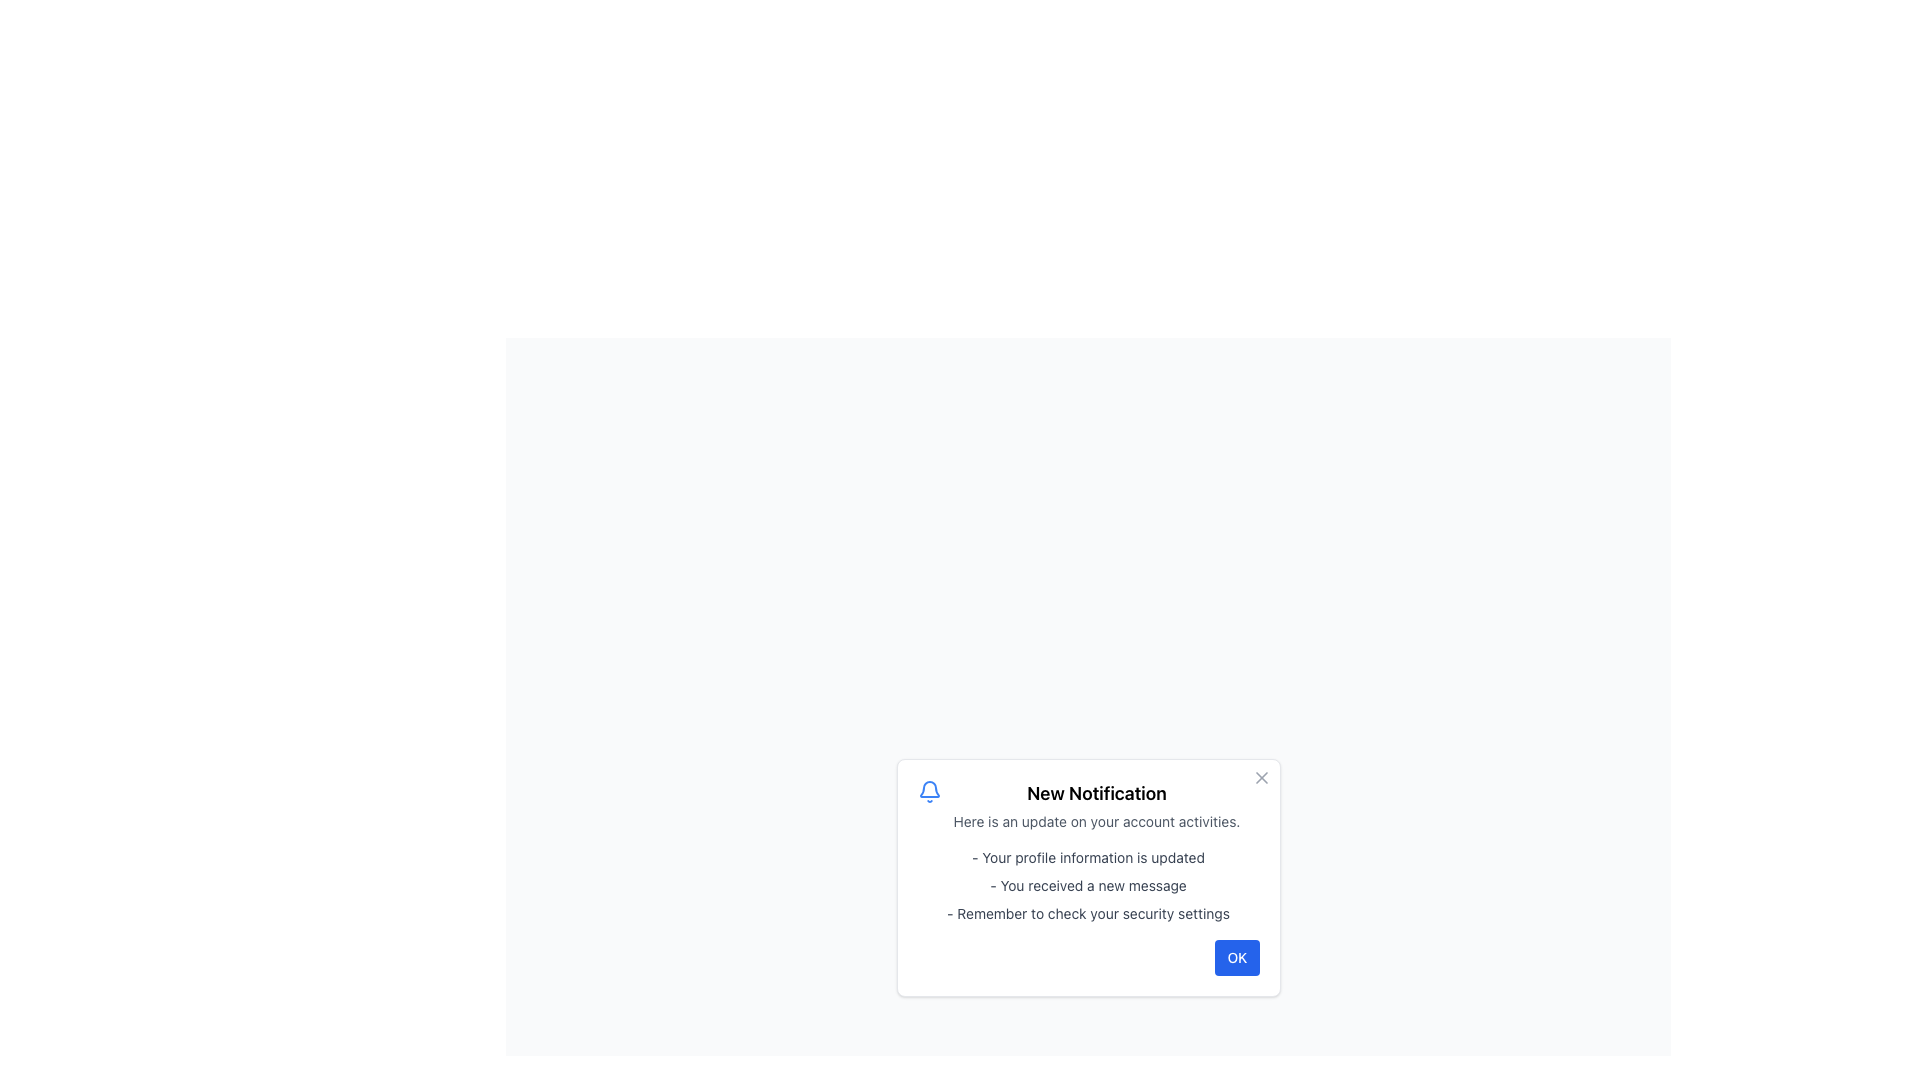 Image resolution: width=1920 pixels, height=1080 pixels. Describe the element at coordinates (1087, 914) in the screenshot. I see `text element that displays '- Remember to check your security settings' located in the notification popup, positioned below the second list item and above the 'OK' button` at that location.